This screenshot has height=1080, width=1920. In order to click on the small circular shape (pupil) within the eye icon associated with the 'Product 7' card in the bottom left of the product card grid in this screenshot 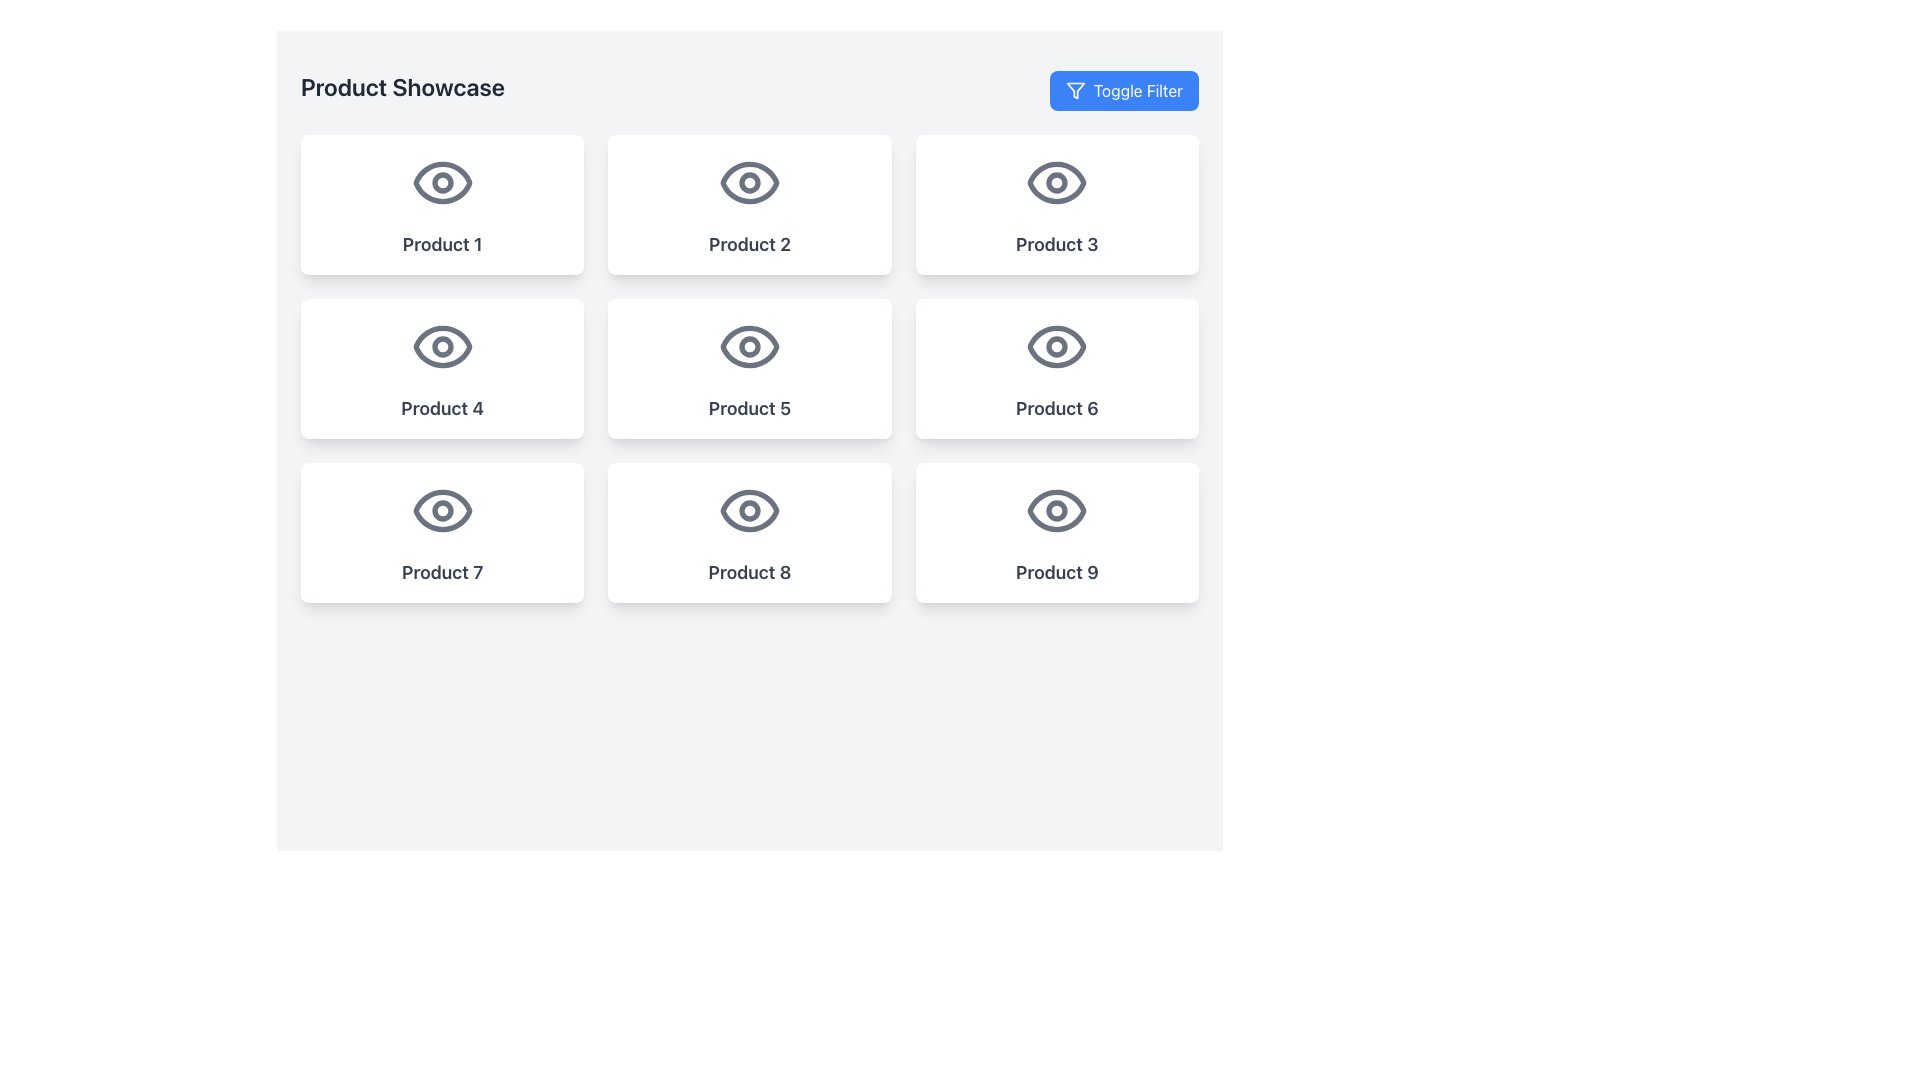, I will do `click(441, 509)`.